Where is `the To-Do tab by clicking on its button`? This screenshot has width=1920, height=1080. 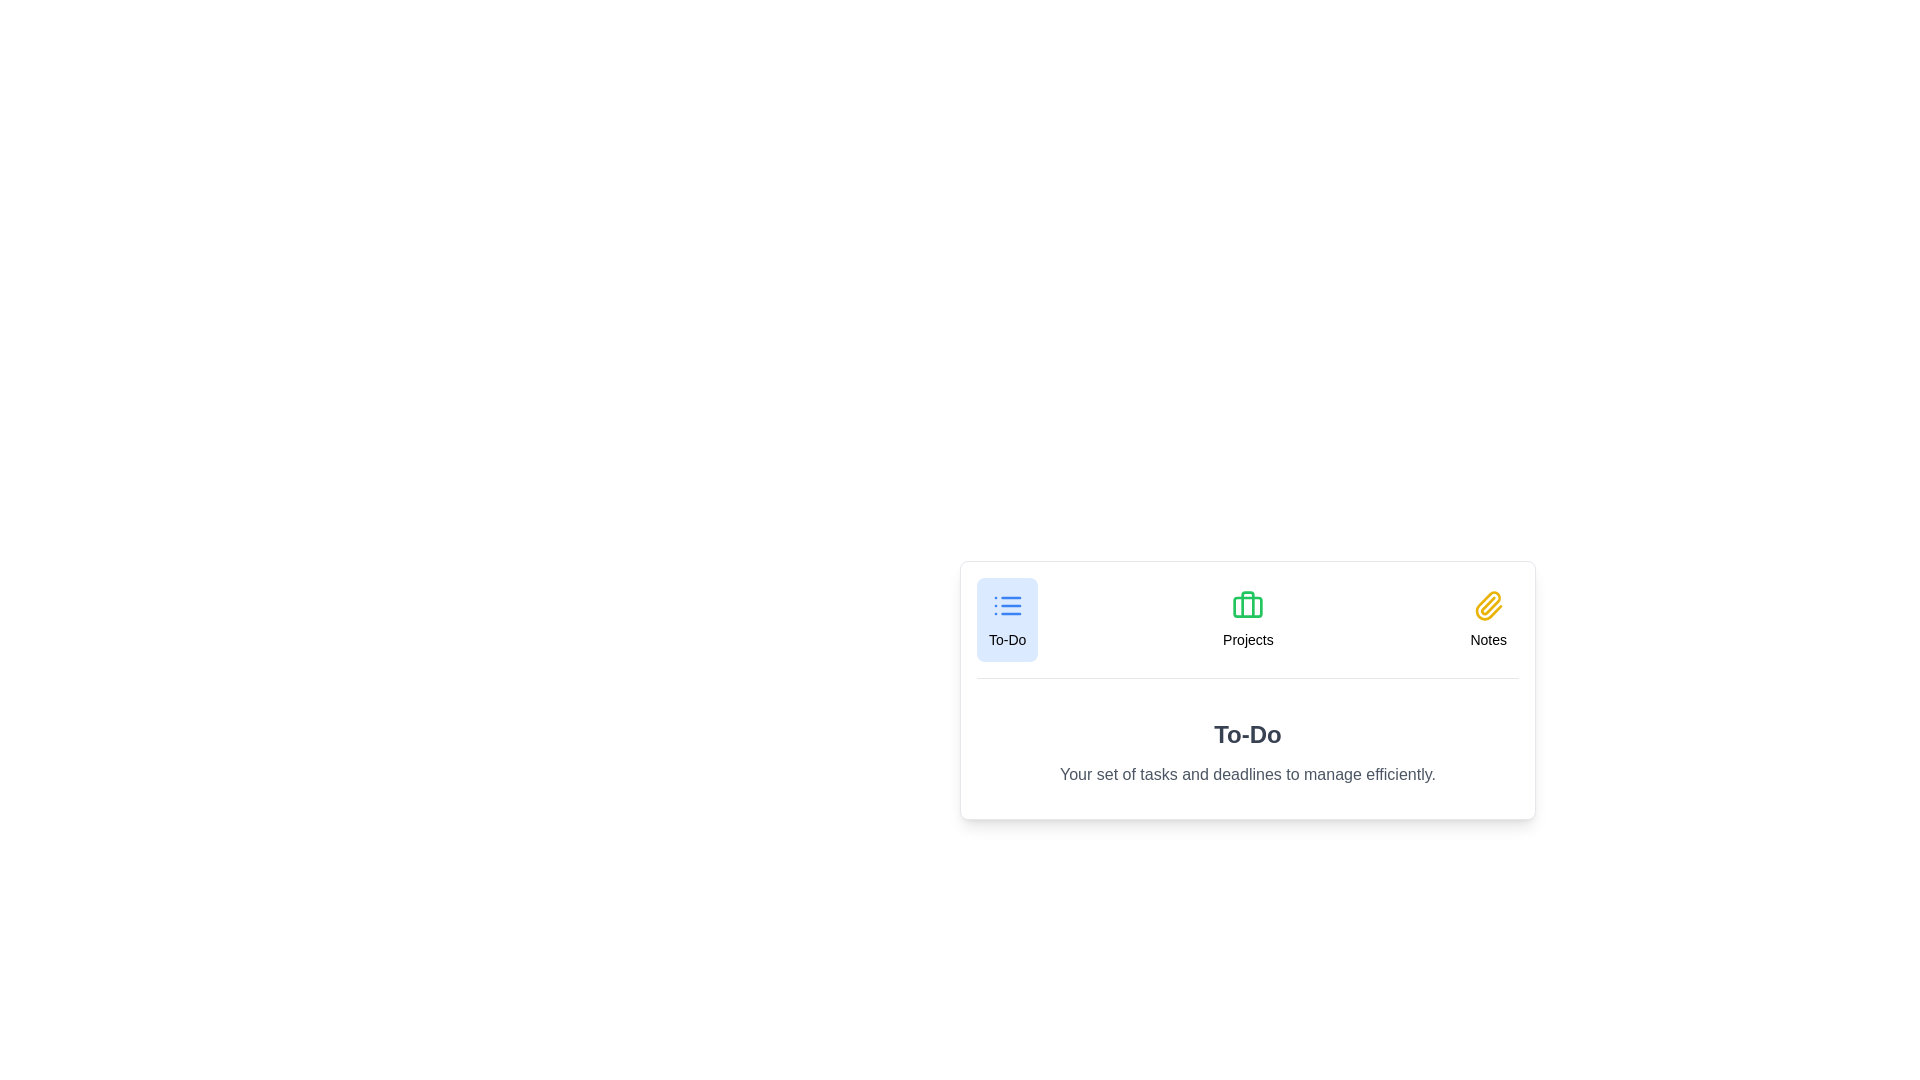
the To-Do tab by clicking on its button is located at coordinates (1007, 619).